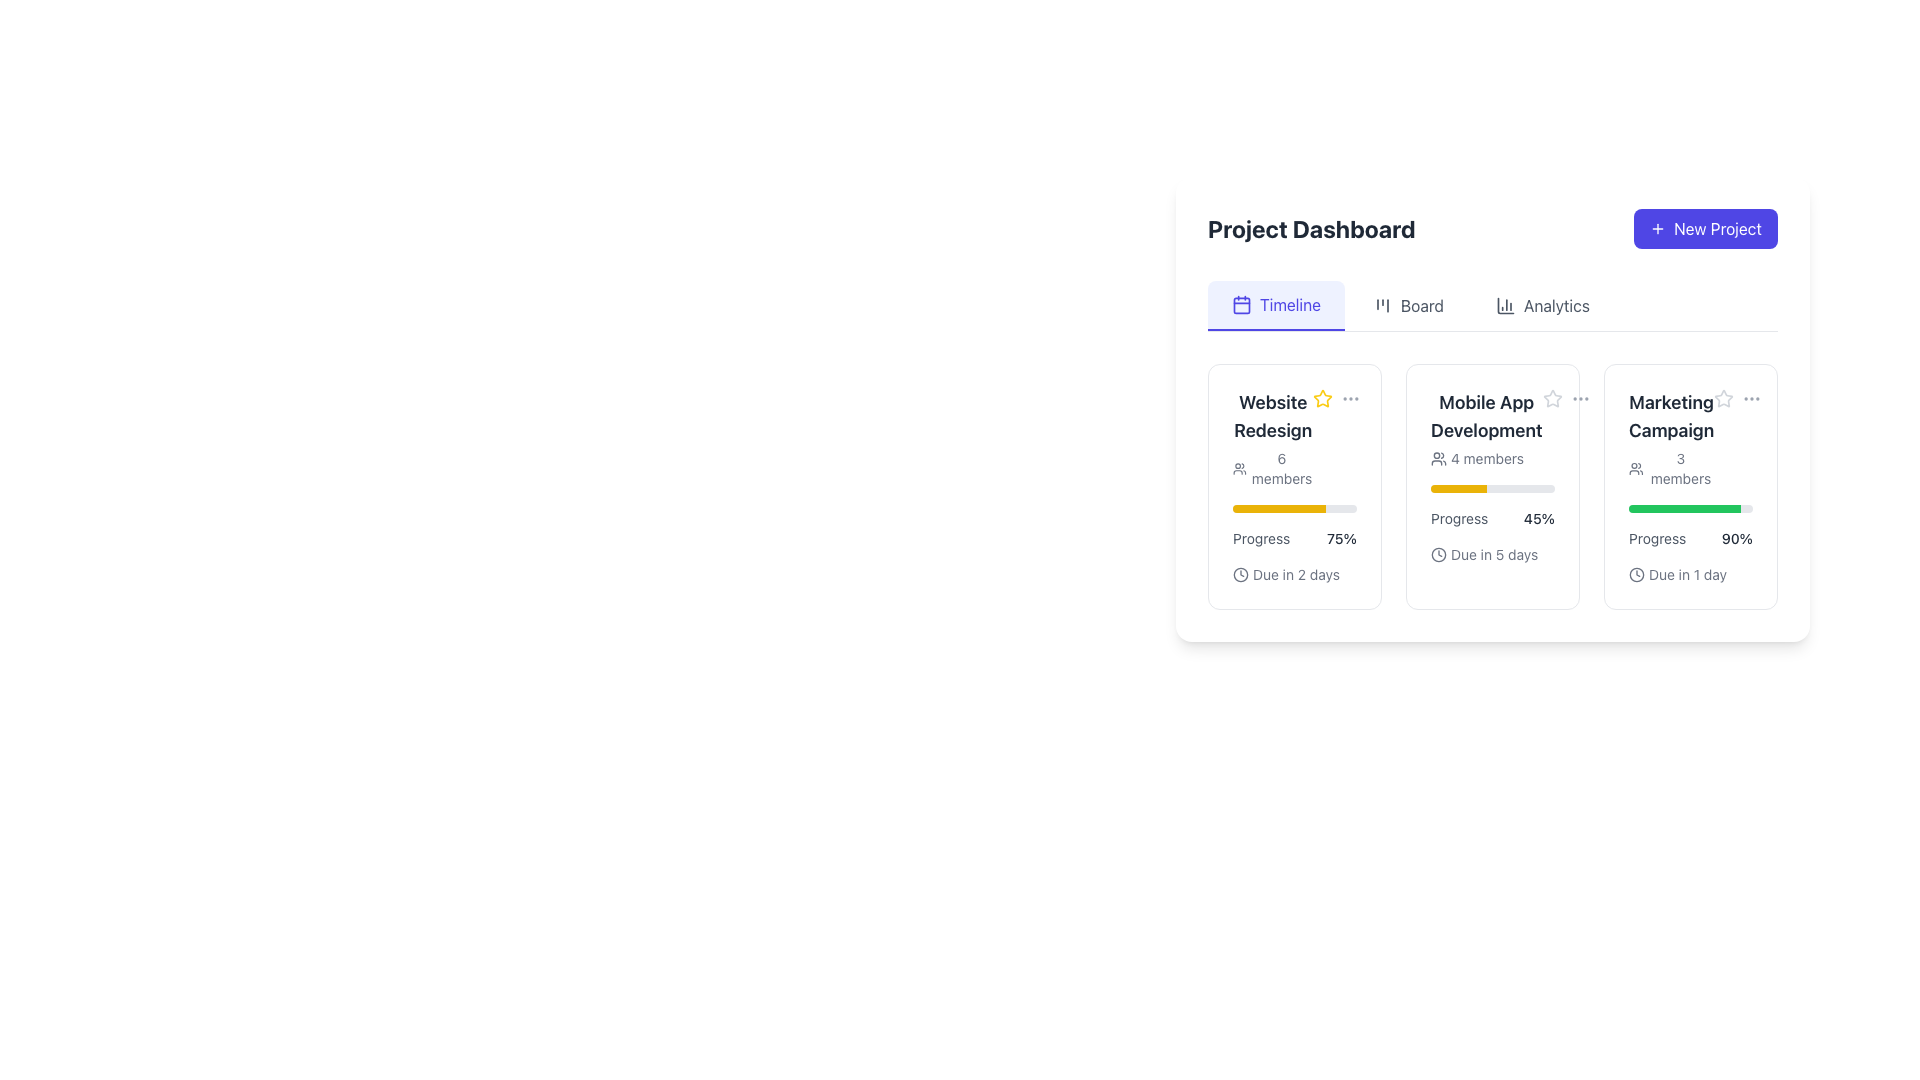 The height and width of the screenshot is (1080, 1920). I want to click on the horizontal progress bar indicating progress in the 'Mobile App Development' card, which is the first element above the text 'Progress 45%', so click(1492, 489).